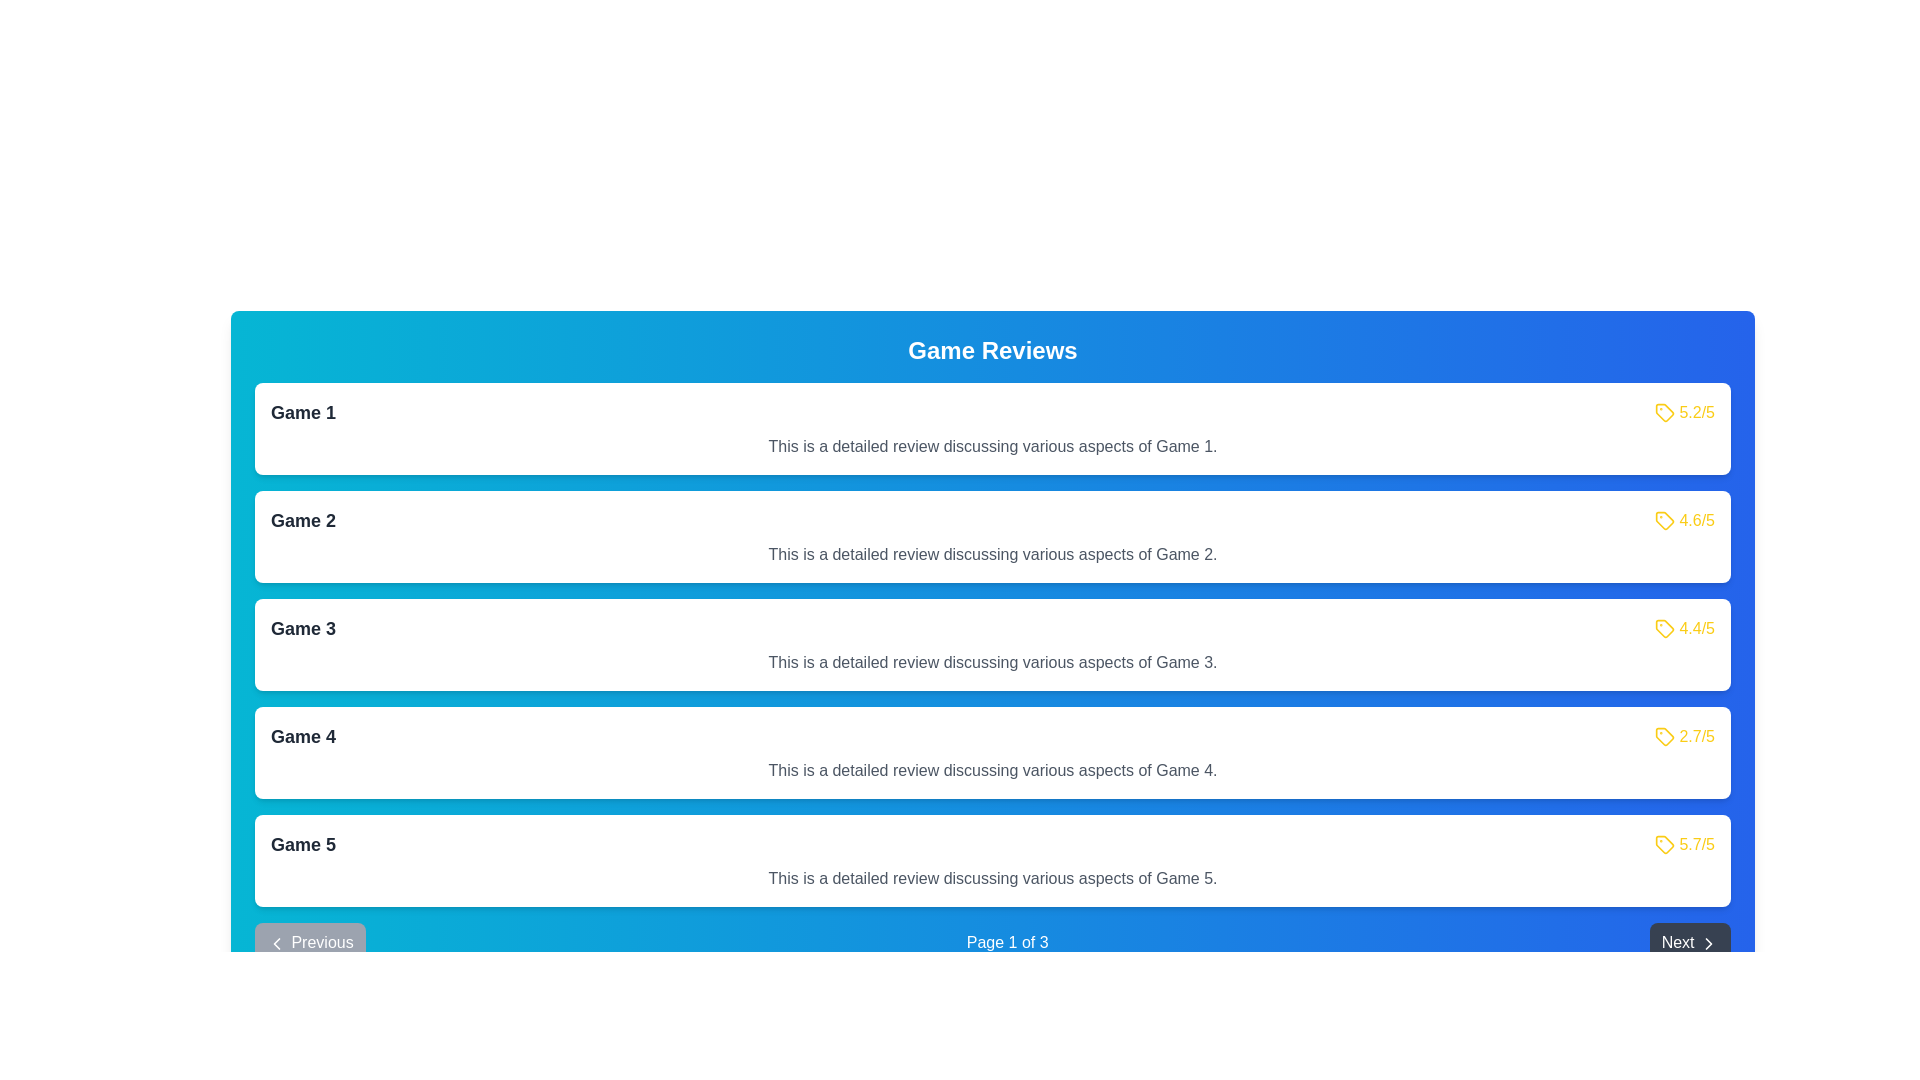 The height and width of the screenshot is (1080, 1920). I want to click on the yellow tag icon located near the '5.7/5' text on the right side of the fifth review item in the vertical list of reviews, so click(1665, 844).